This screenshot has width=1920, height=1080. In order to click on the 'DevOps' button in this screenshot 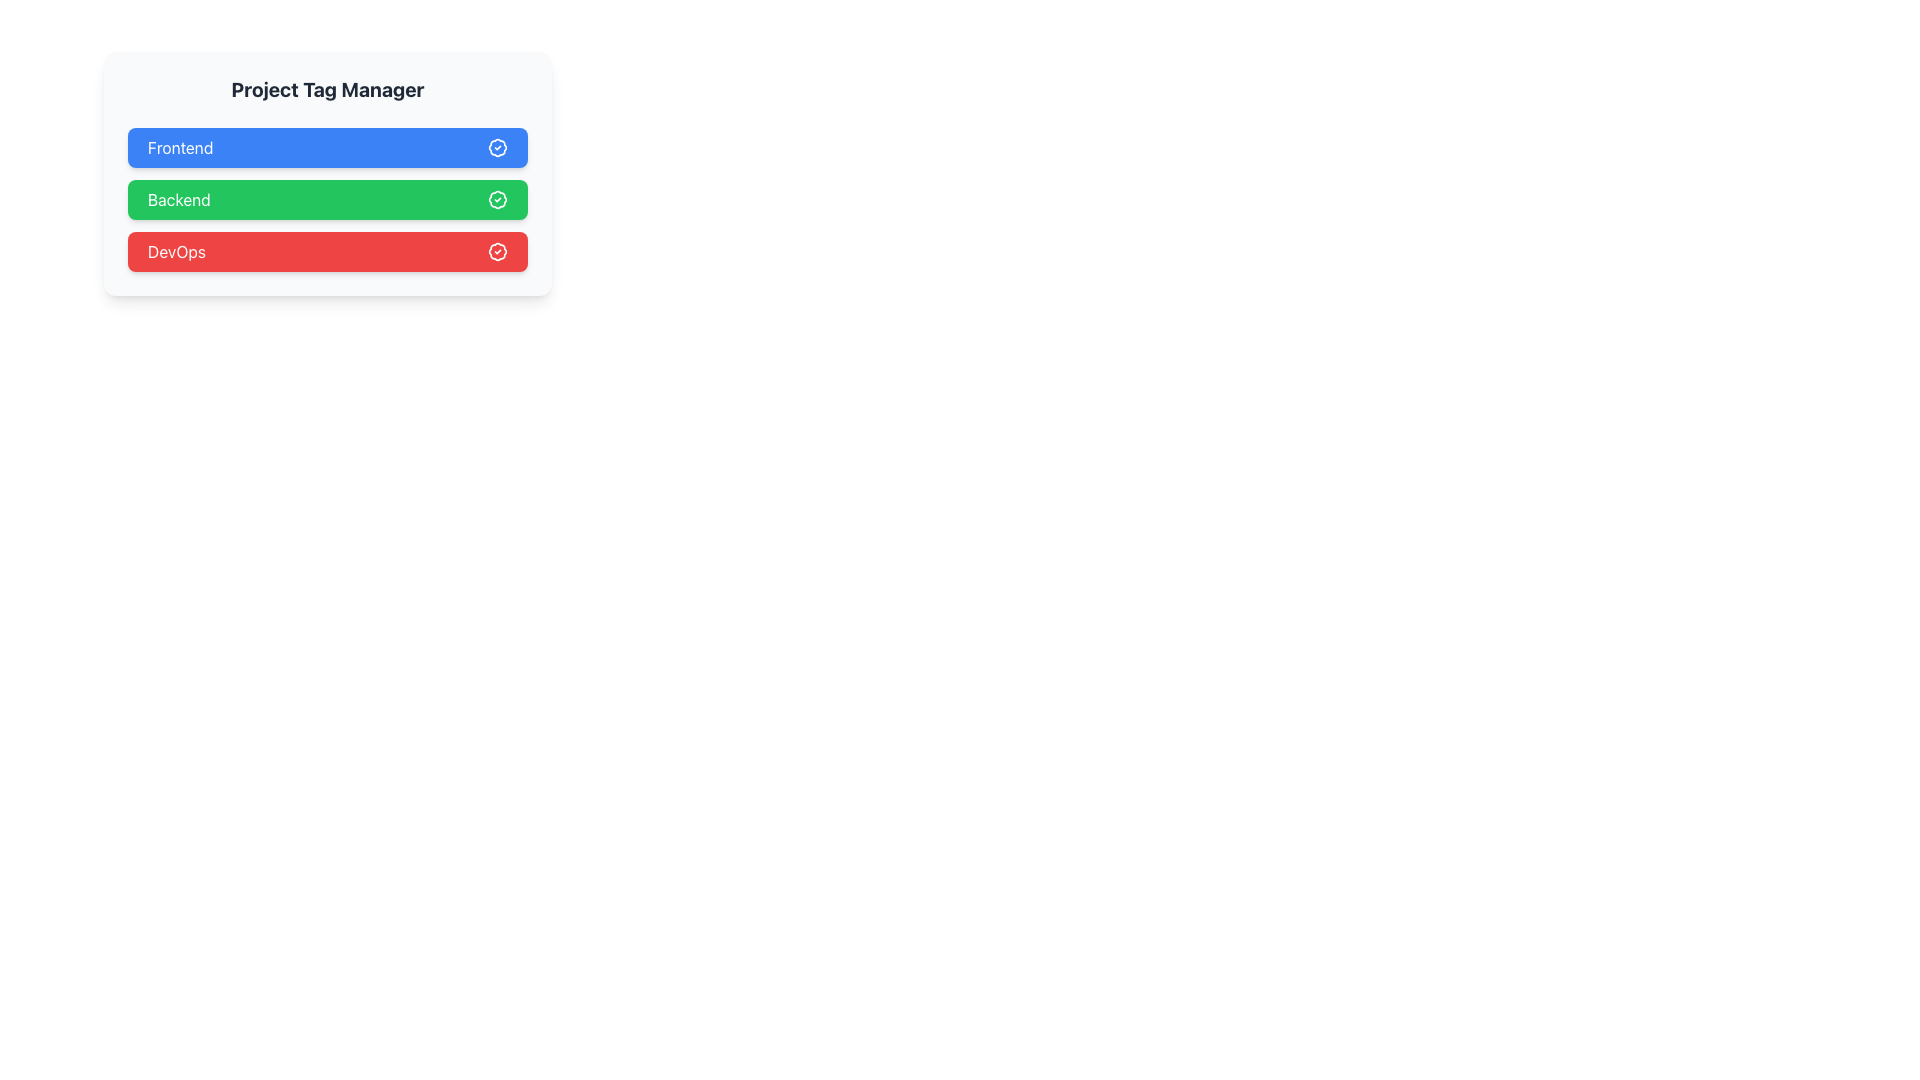, I will do `click(327, 250)`.